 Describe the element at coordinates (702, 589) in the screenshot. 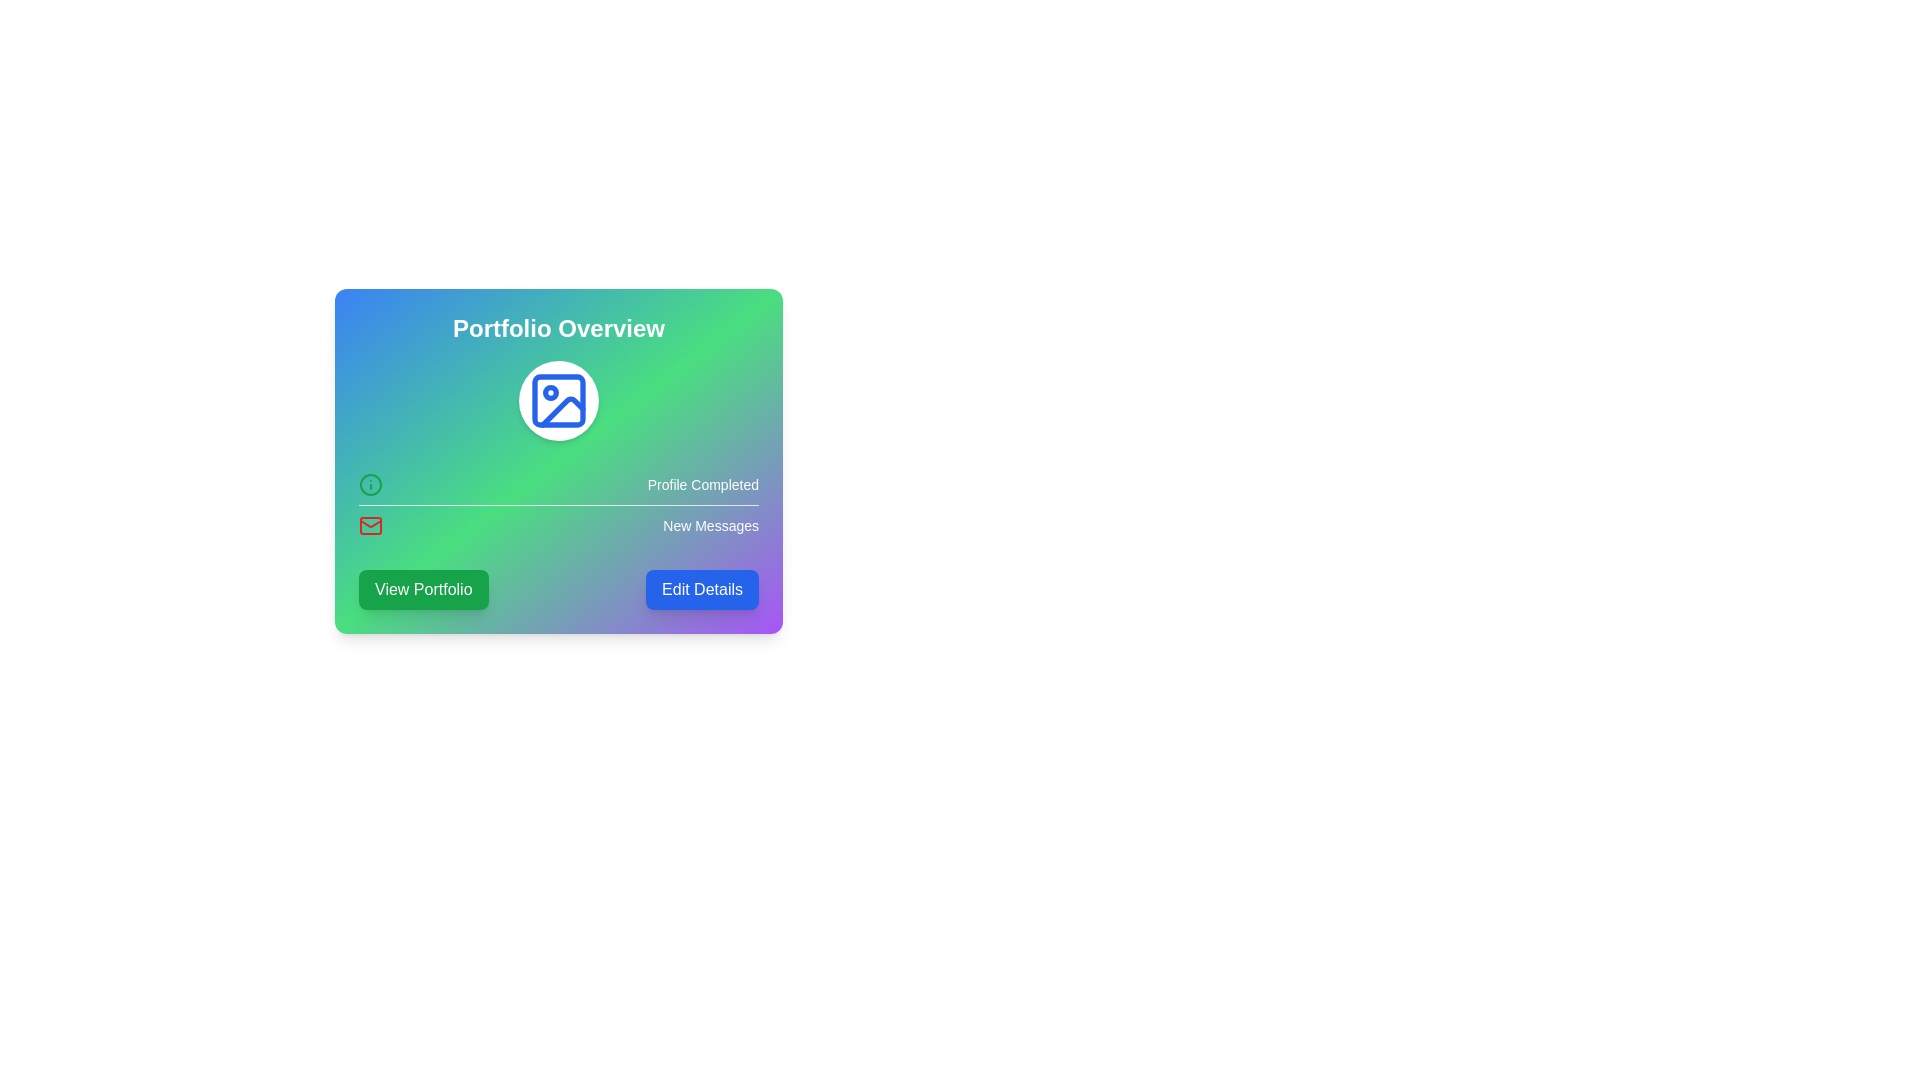

I see `the 'Edit Details' button, which is the second button in a horizontal group, styled in blue with white text, positioned to the right of the 'View Portfolio' button` at that location.